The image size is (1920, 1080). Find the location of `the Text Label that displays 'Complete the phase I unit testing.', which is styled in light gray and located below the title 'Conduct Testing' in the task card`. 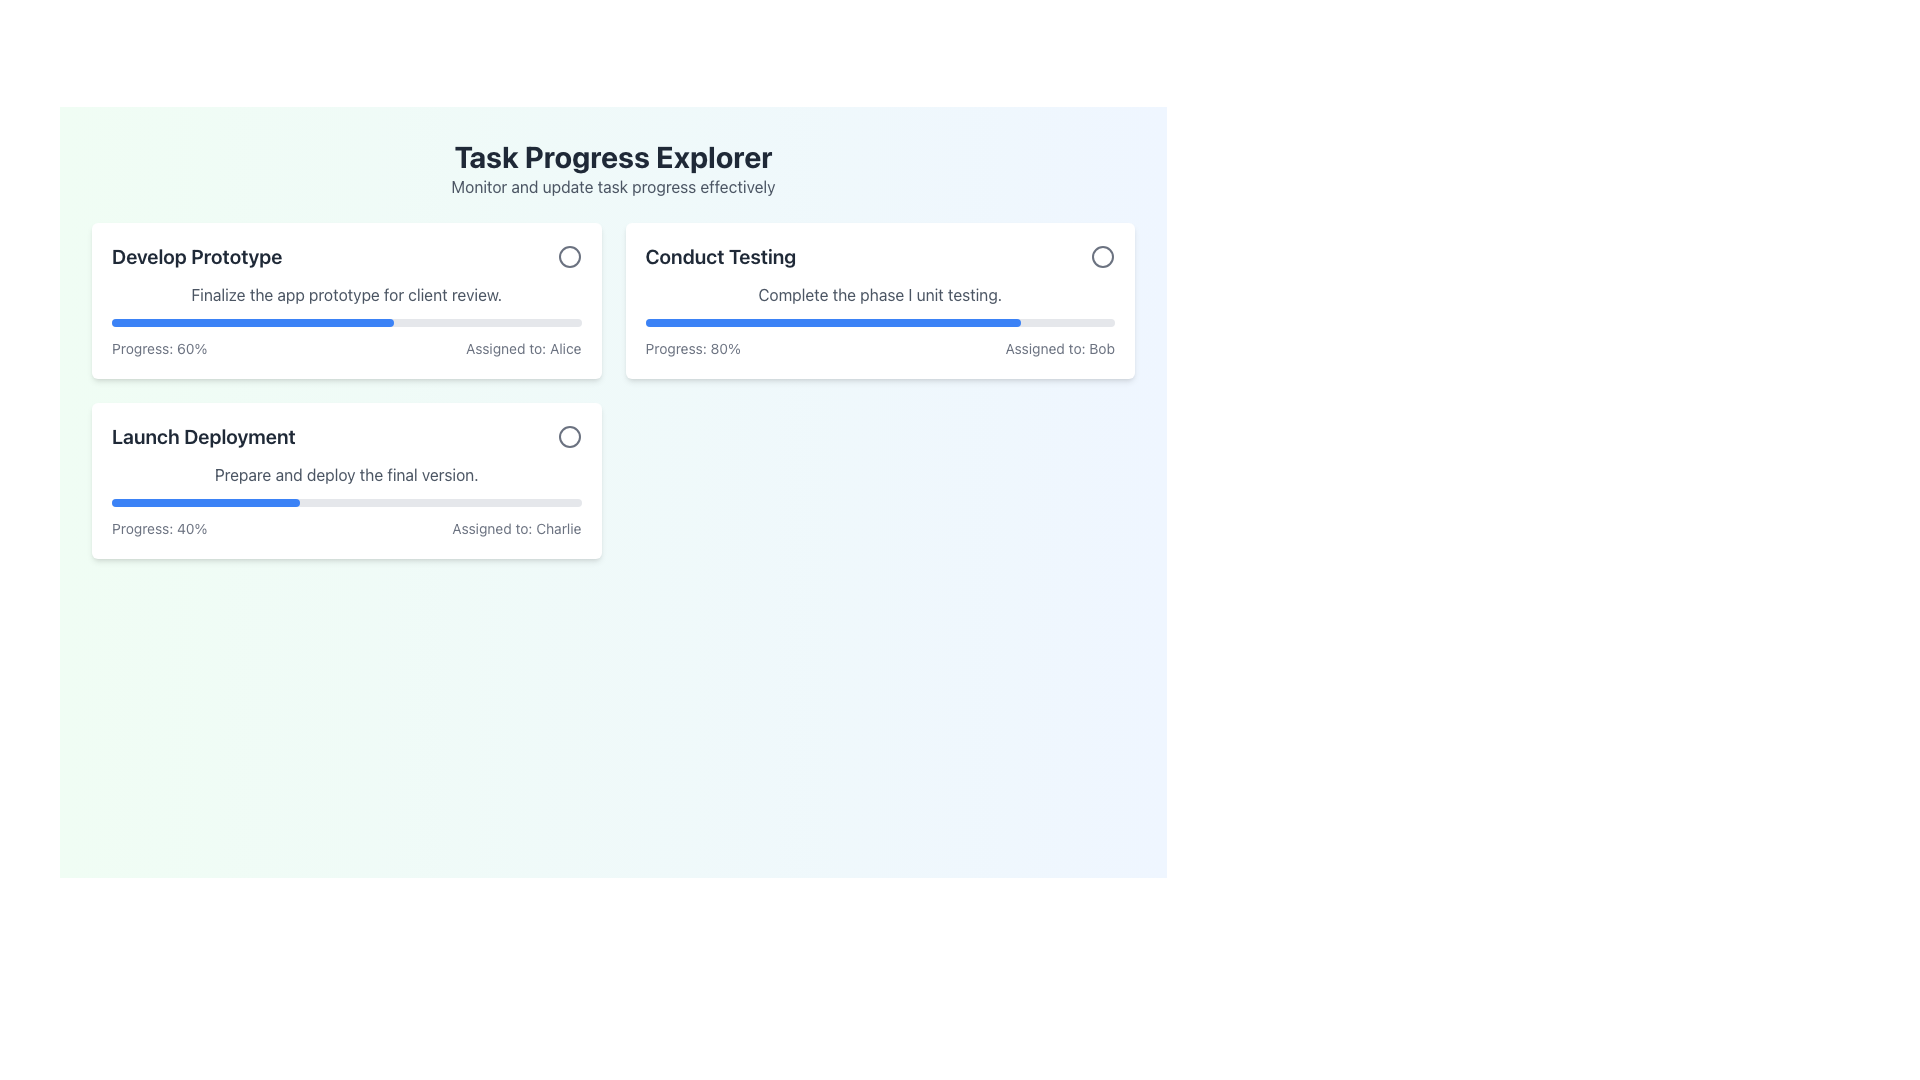

the Text Label that displays 'Complete the phase I unit testing.', which is styled in light gray and located below the title 'Conduct Testing' in the task card is located at coordinates (880, 294).